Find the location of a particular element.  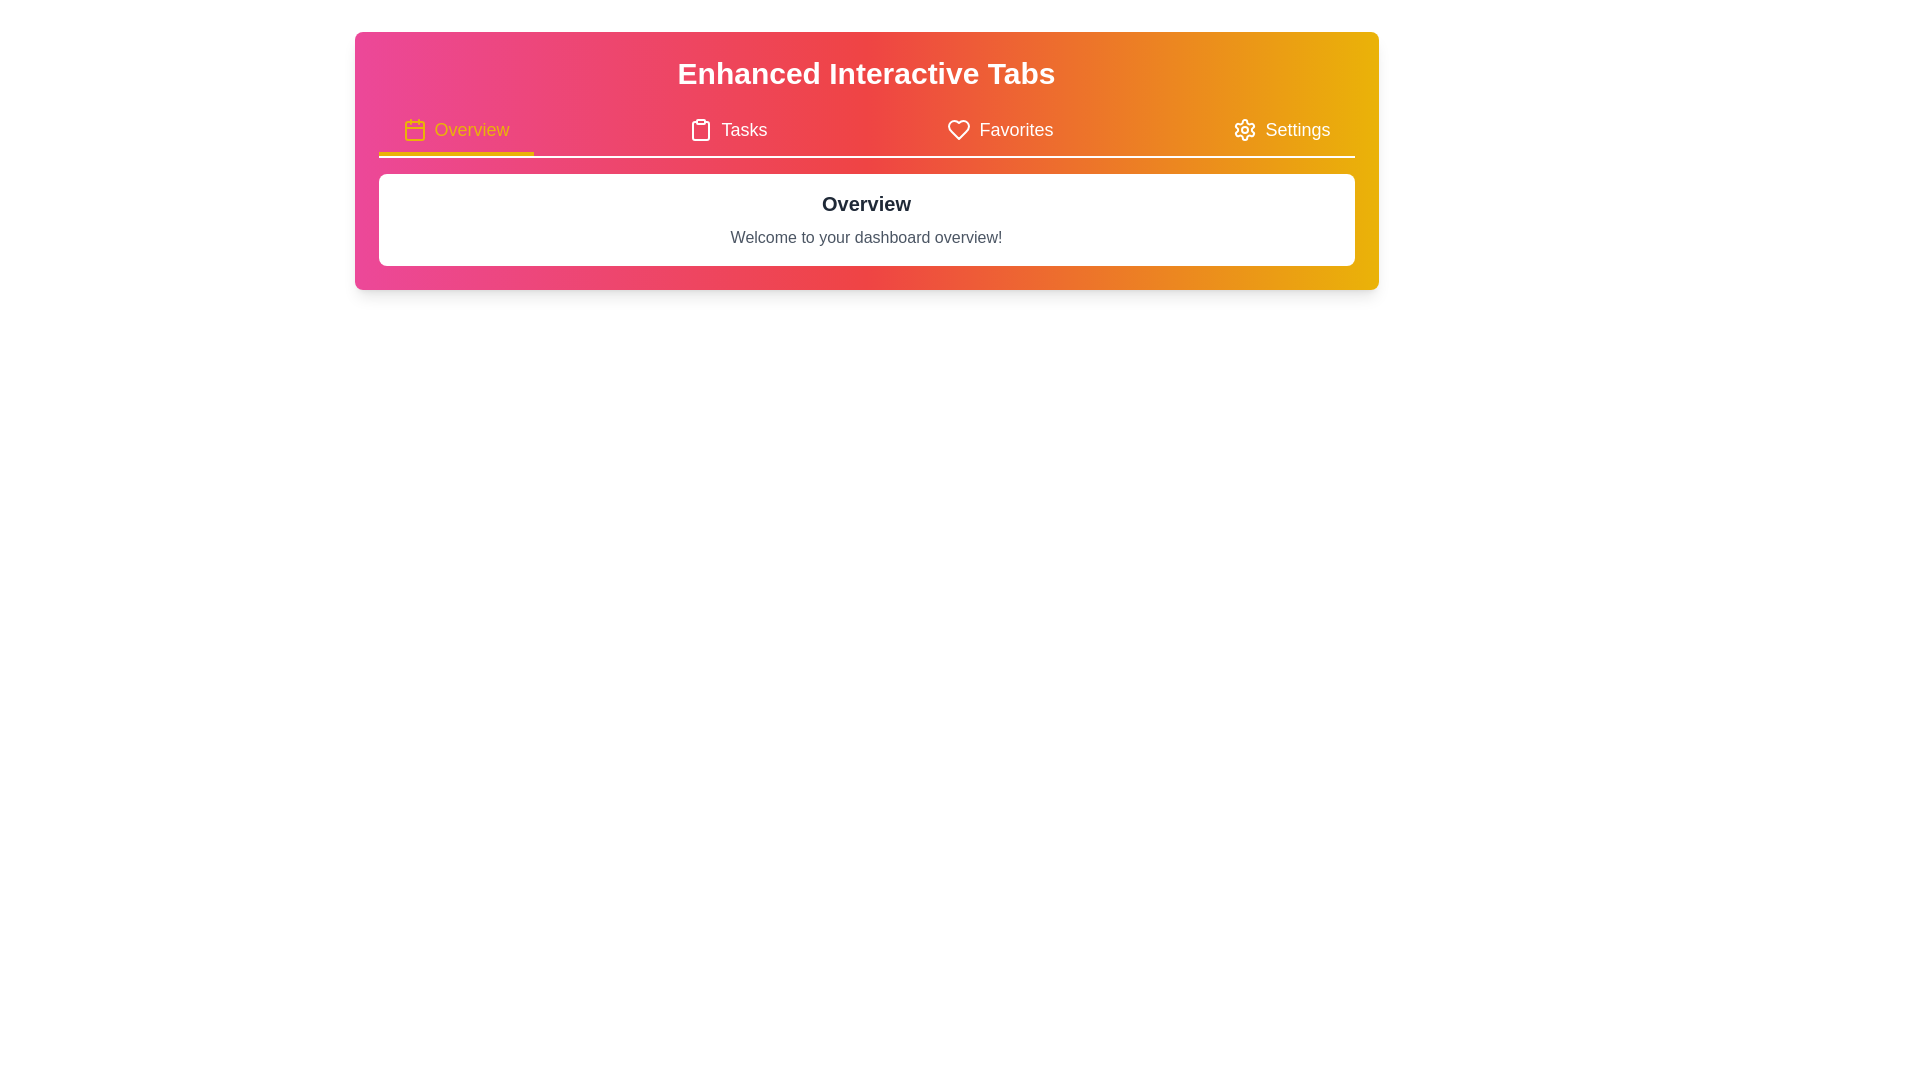

the 'Settings' menu item, which is styled with a white font and a gear icon is located at coordinates (1281, 131).